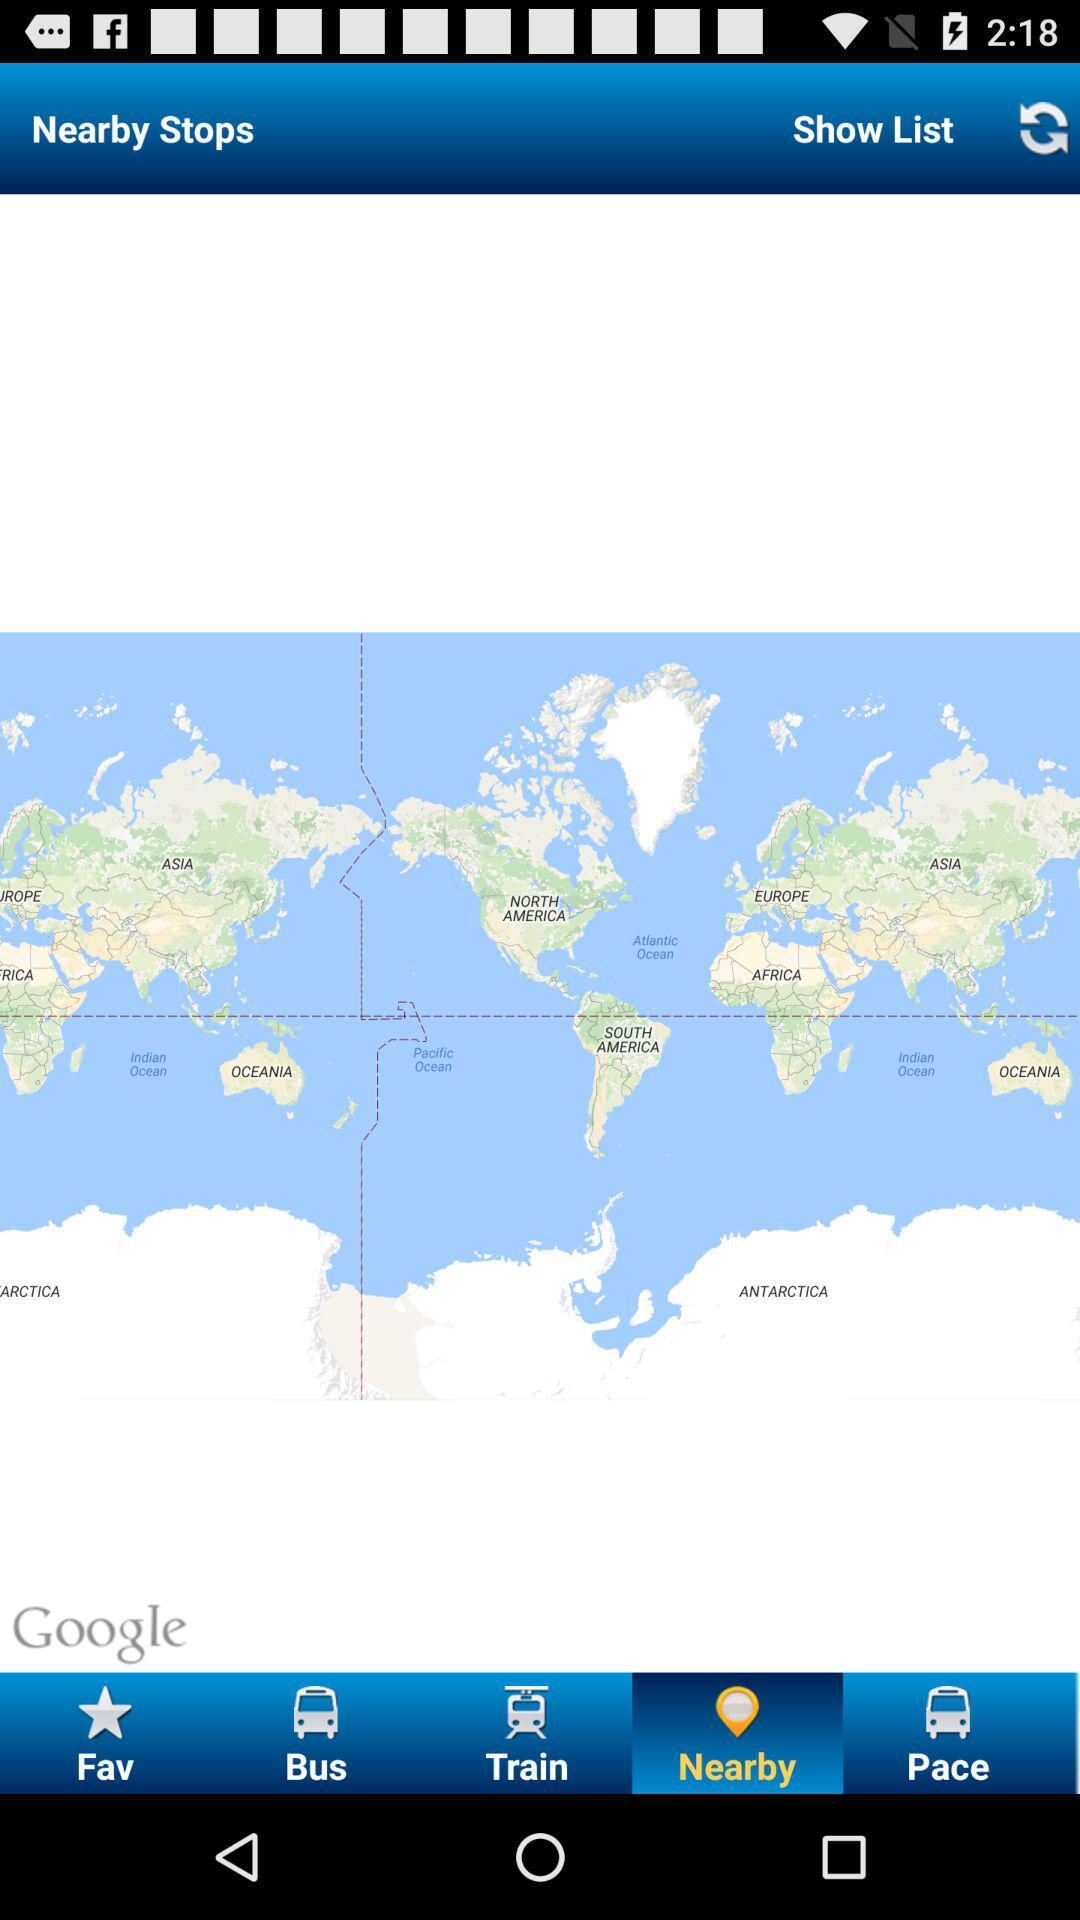 The width and height of the screenshot is (1080, 1920). What do you see at coordinates (1042, 127) in the screenshot?
I see `the refresh symbol which is beside show list` at bounding box center [1042, 127].